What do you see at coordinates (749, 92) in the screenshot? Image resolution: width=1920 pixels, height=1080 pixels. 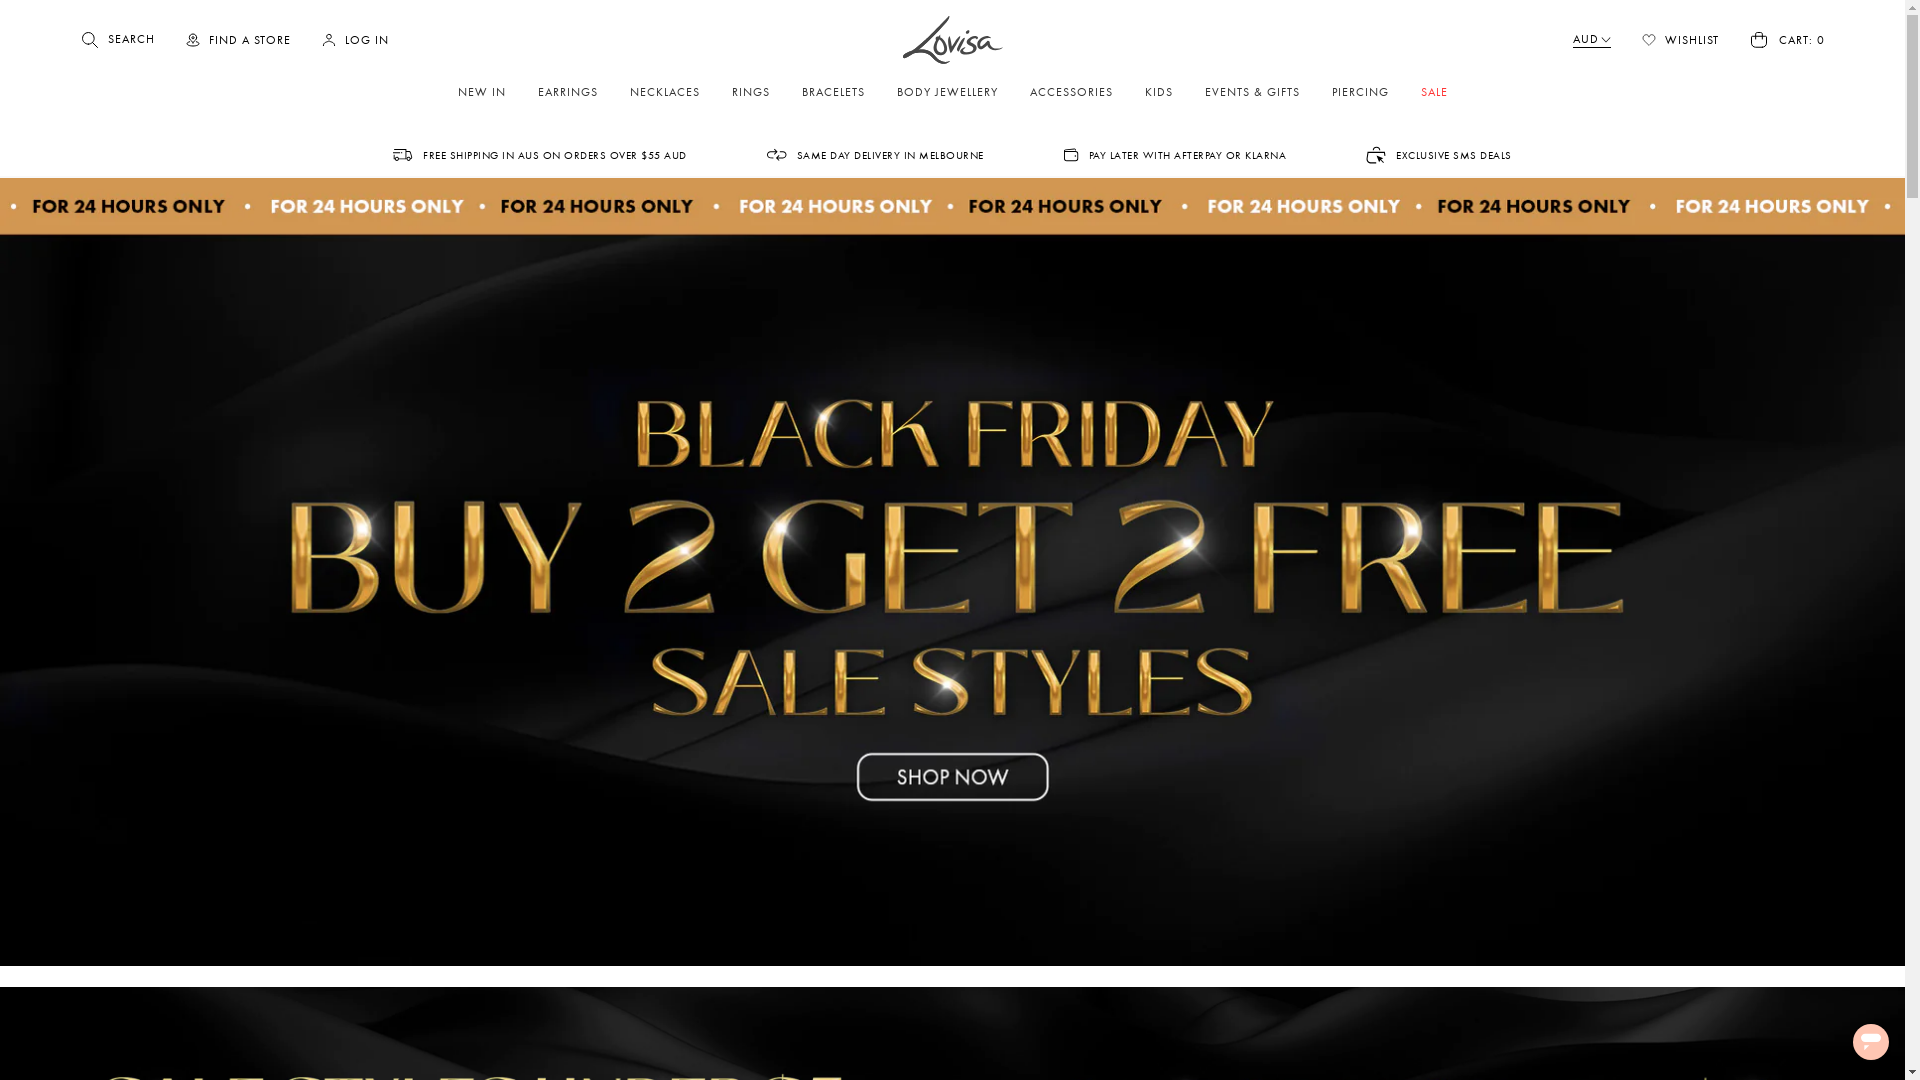 I see `'RINGS'` at bounding box center [749, 92].